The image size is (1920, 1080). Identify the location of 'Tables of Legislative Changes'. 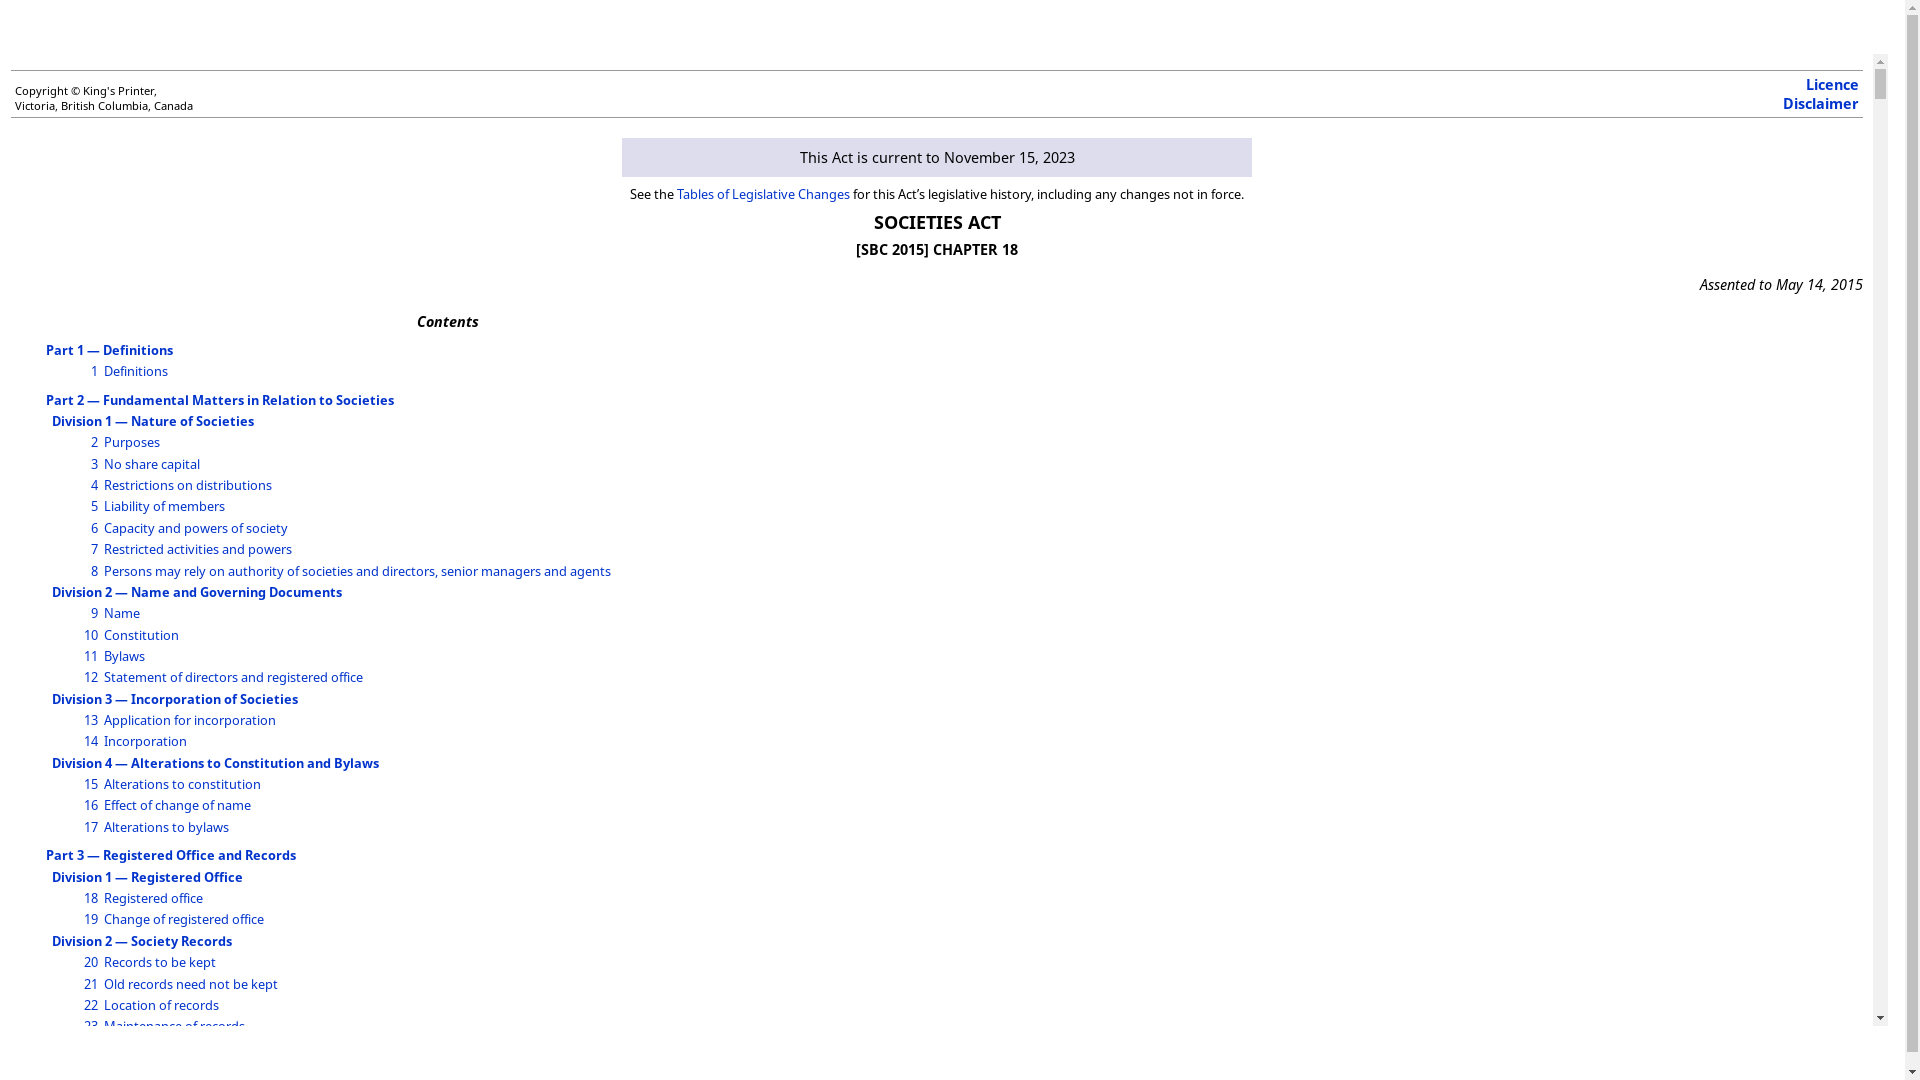
(762, 193).